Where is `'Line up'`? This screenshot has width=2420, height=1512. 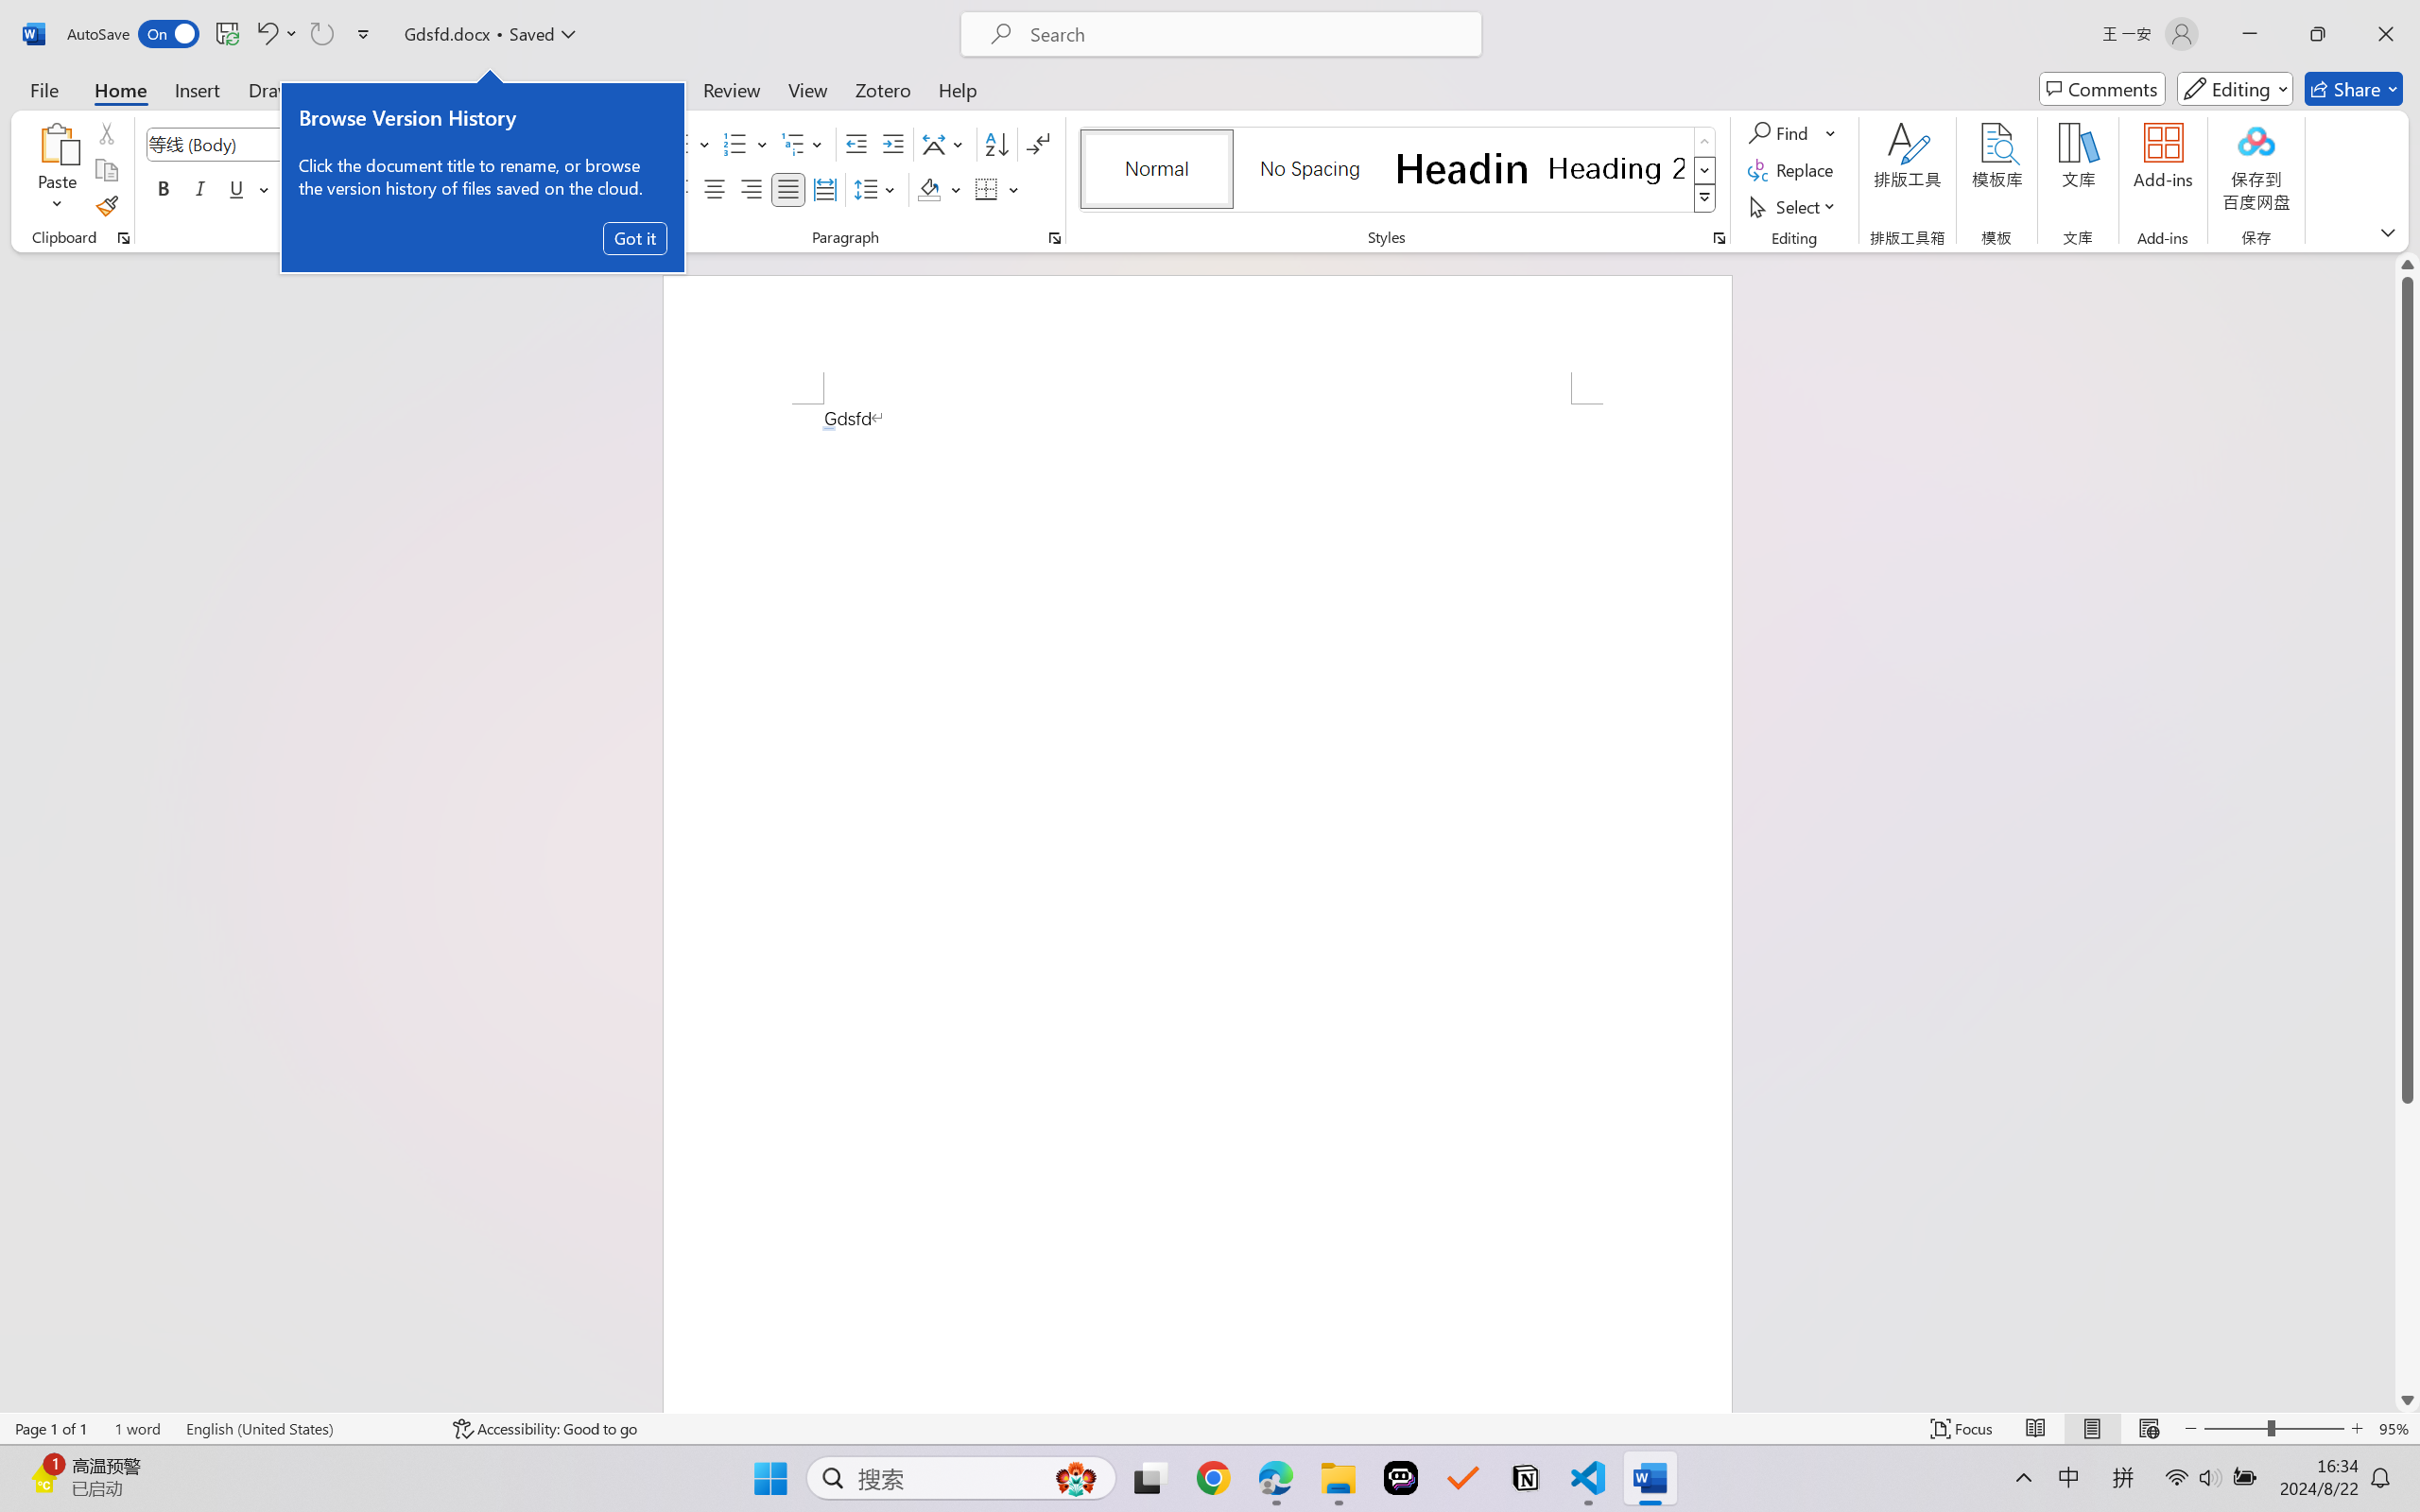 'Line up' is located at coordinates (2407, 264).